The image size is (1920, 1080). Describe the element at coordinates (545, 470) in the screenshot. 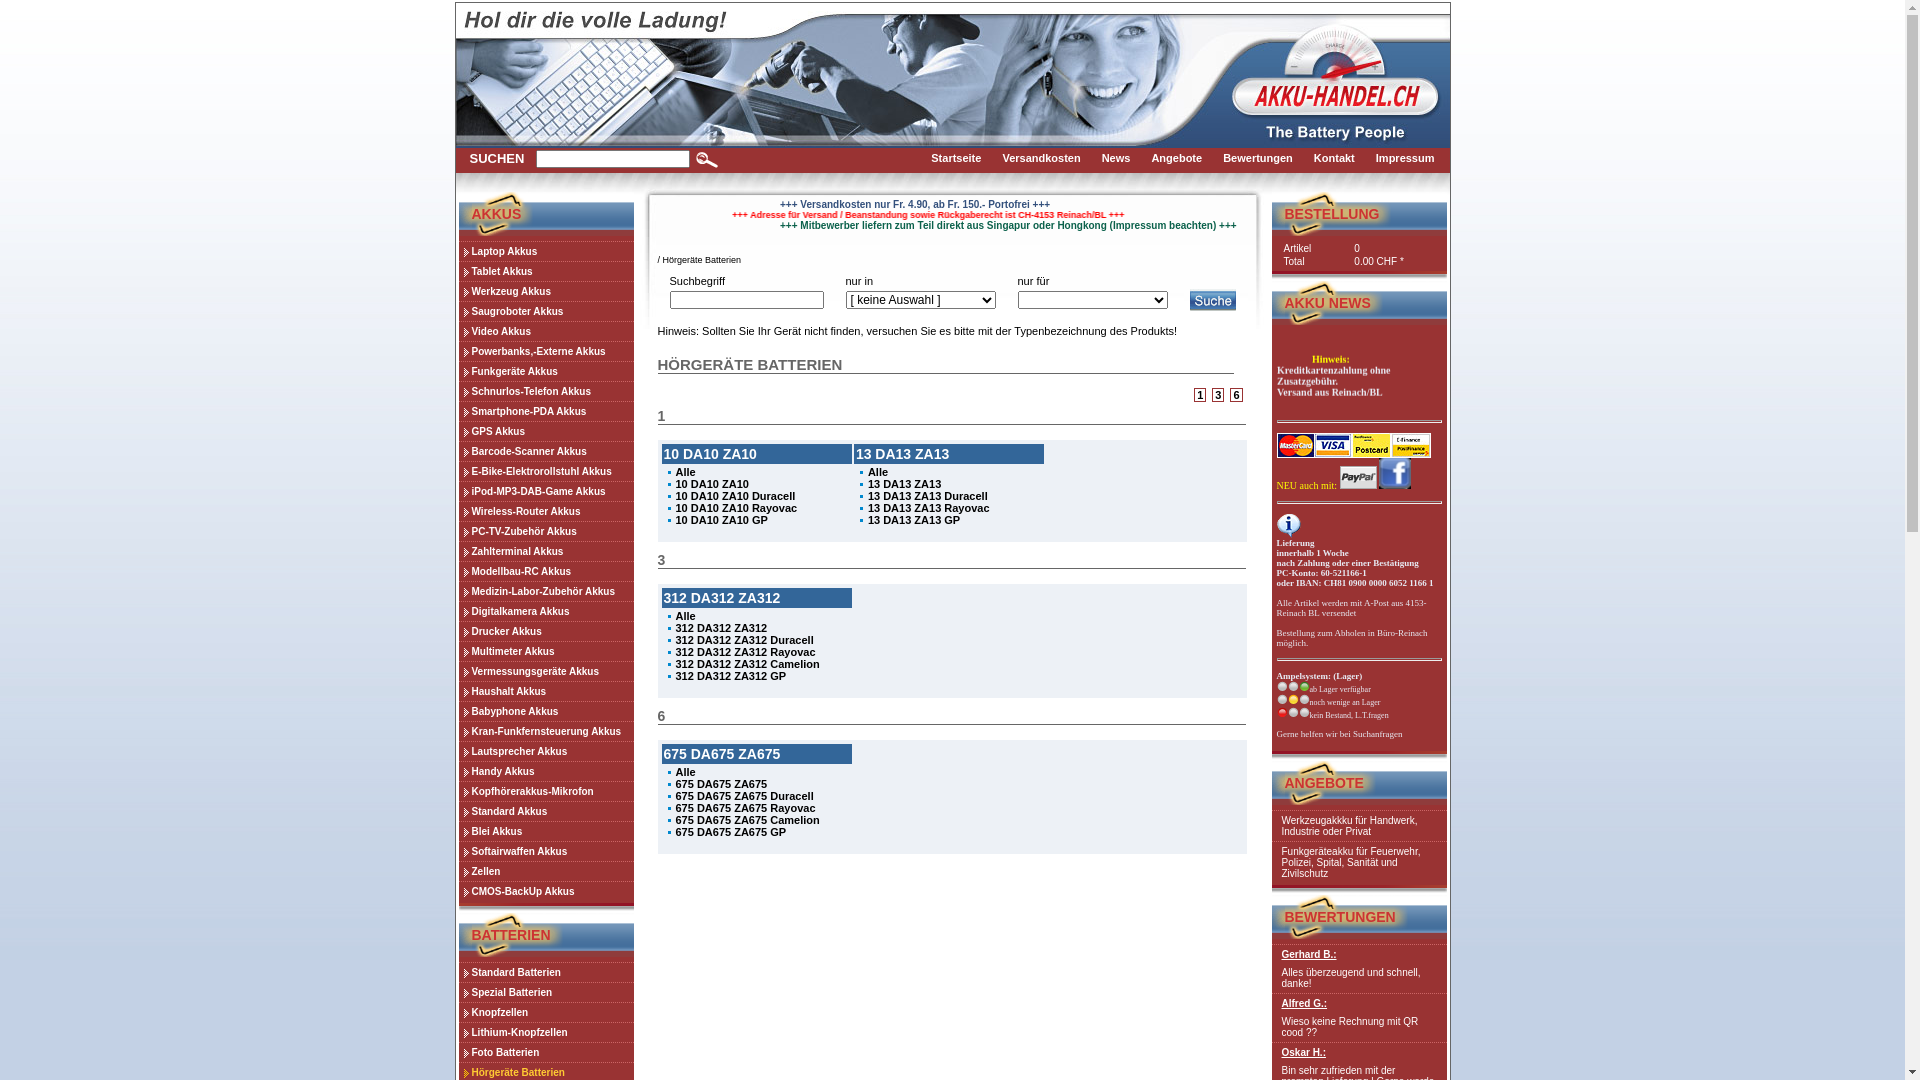

I see `'E-Bike-Elektrorollstuhl Akkus'` at that location.